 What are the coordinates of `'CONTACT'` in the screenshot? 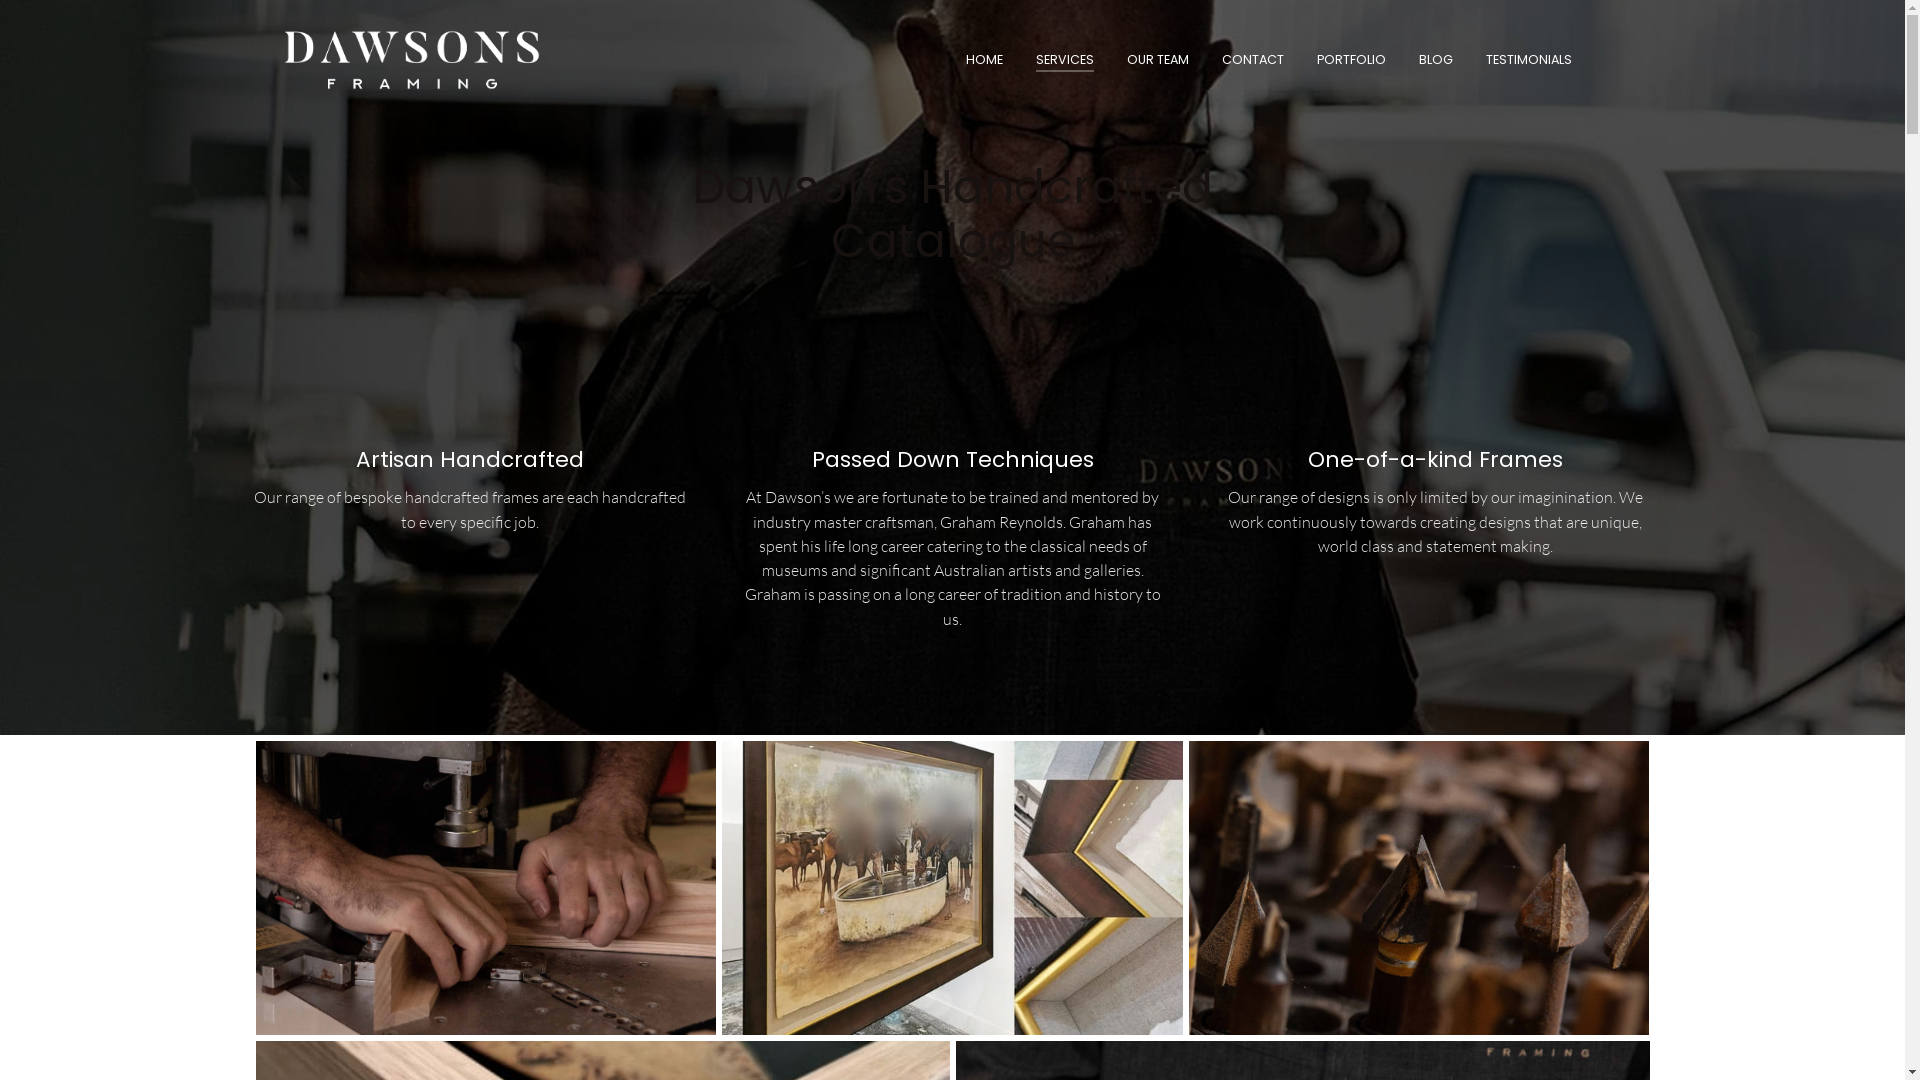 It's located at (1204, 59).